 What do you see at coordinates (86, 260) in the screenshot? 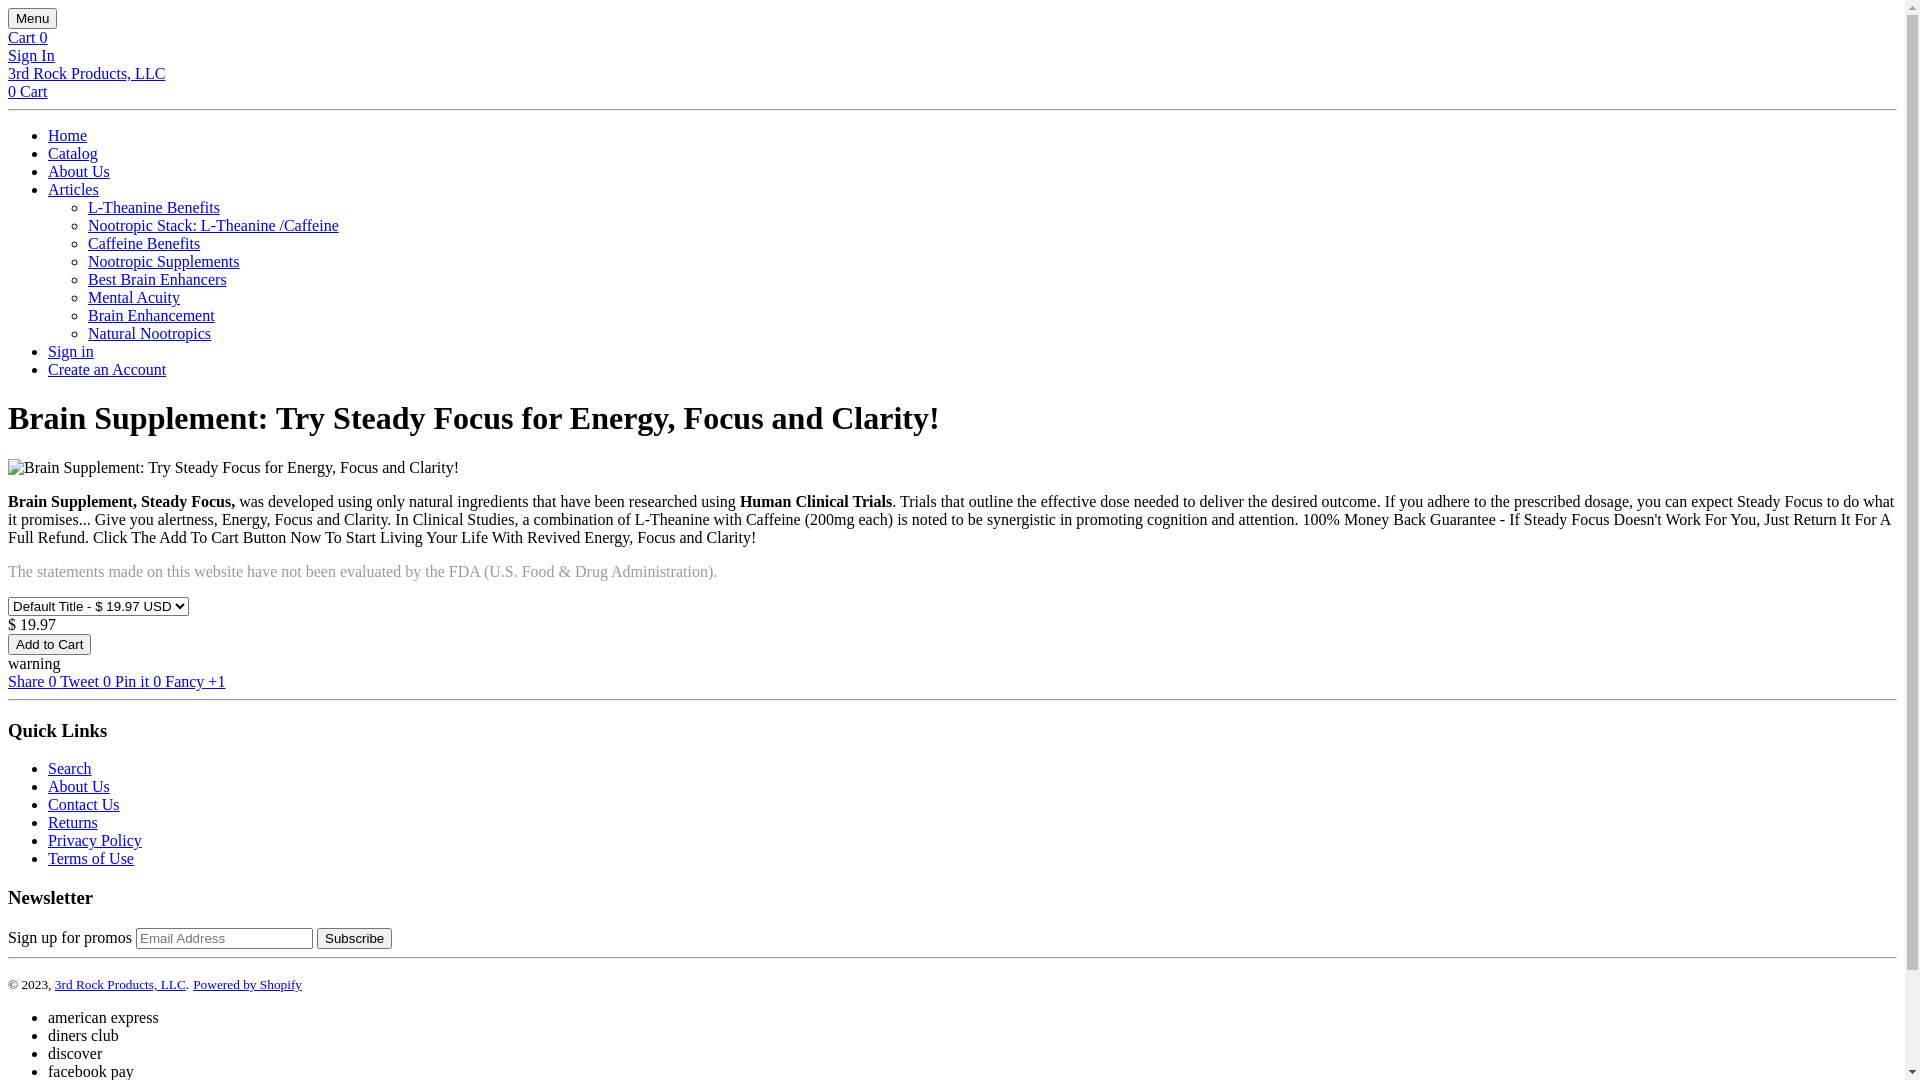
I see `'Nootropic Supplements'` at bounding box center [86, 260].